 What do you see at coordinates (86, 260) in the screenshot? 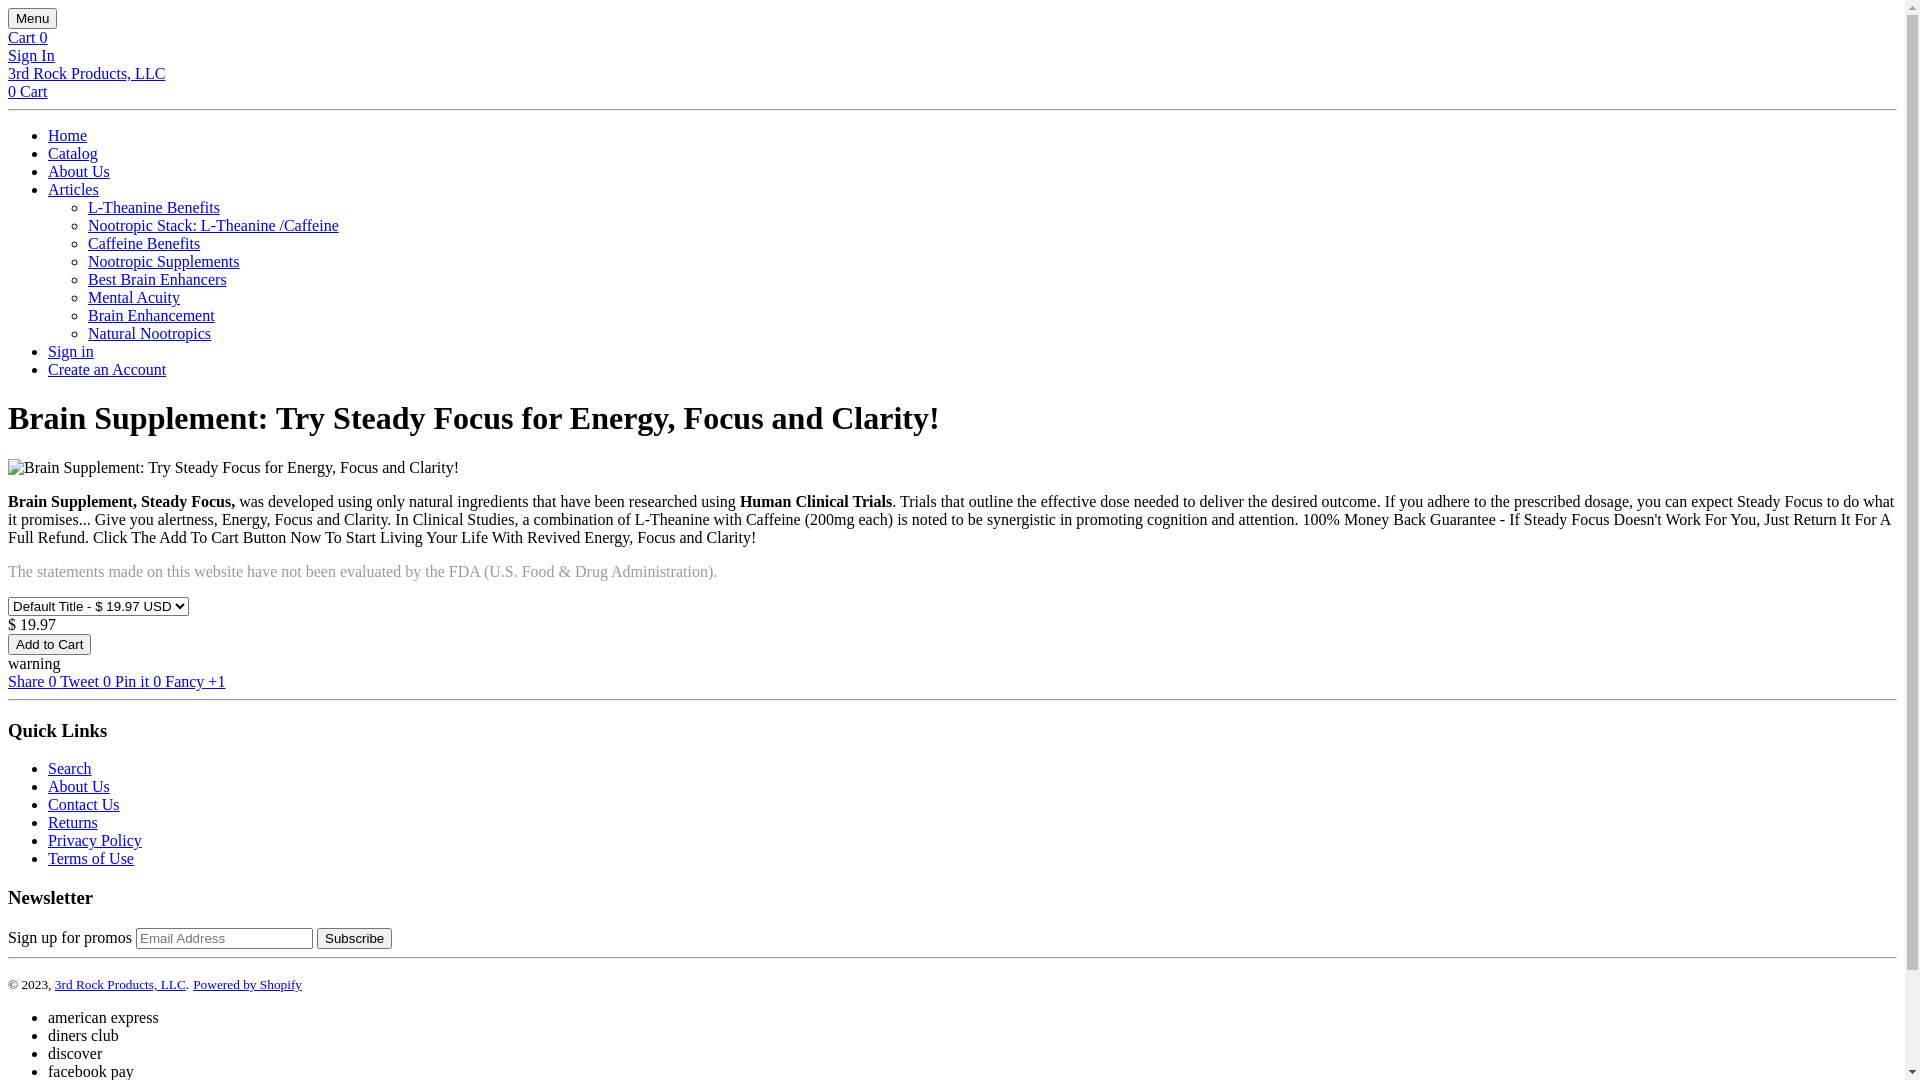
I see `'Nootropic Supplements'` at bounding box center [86, 260].